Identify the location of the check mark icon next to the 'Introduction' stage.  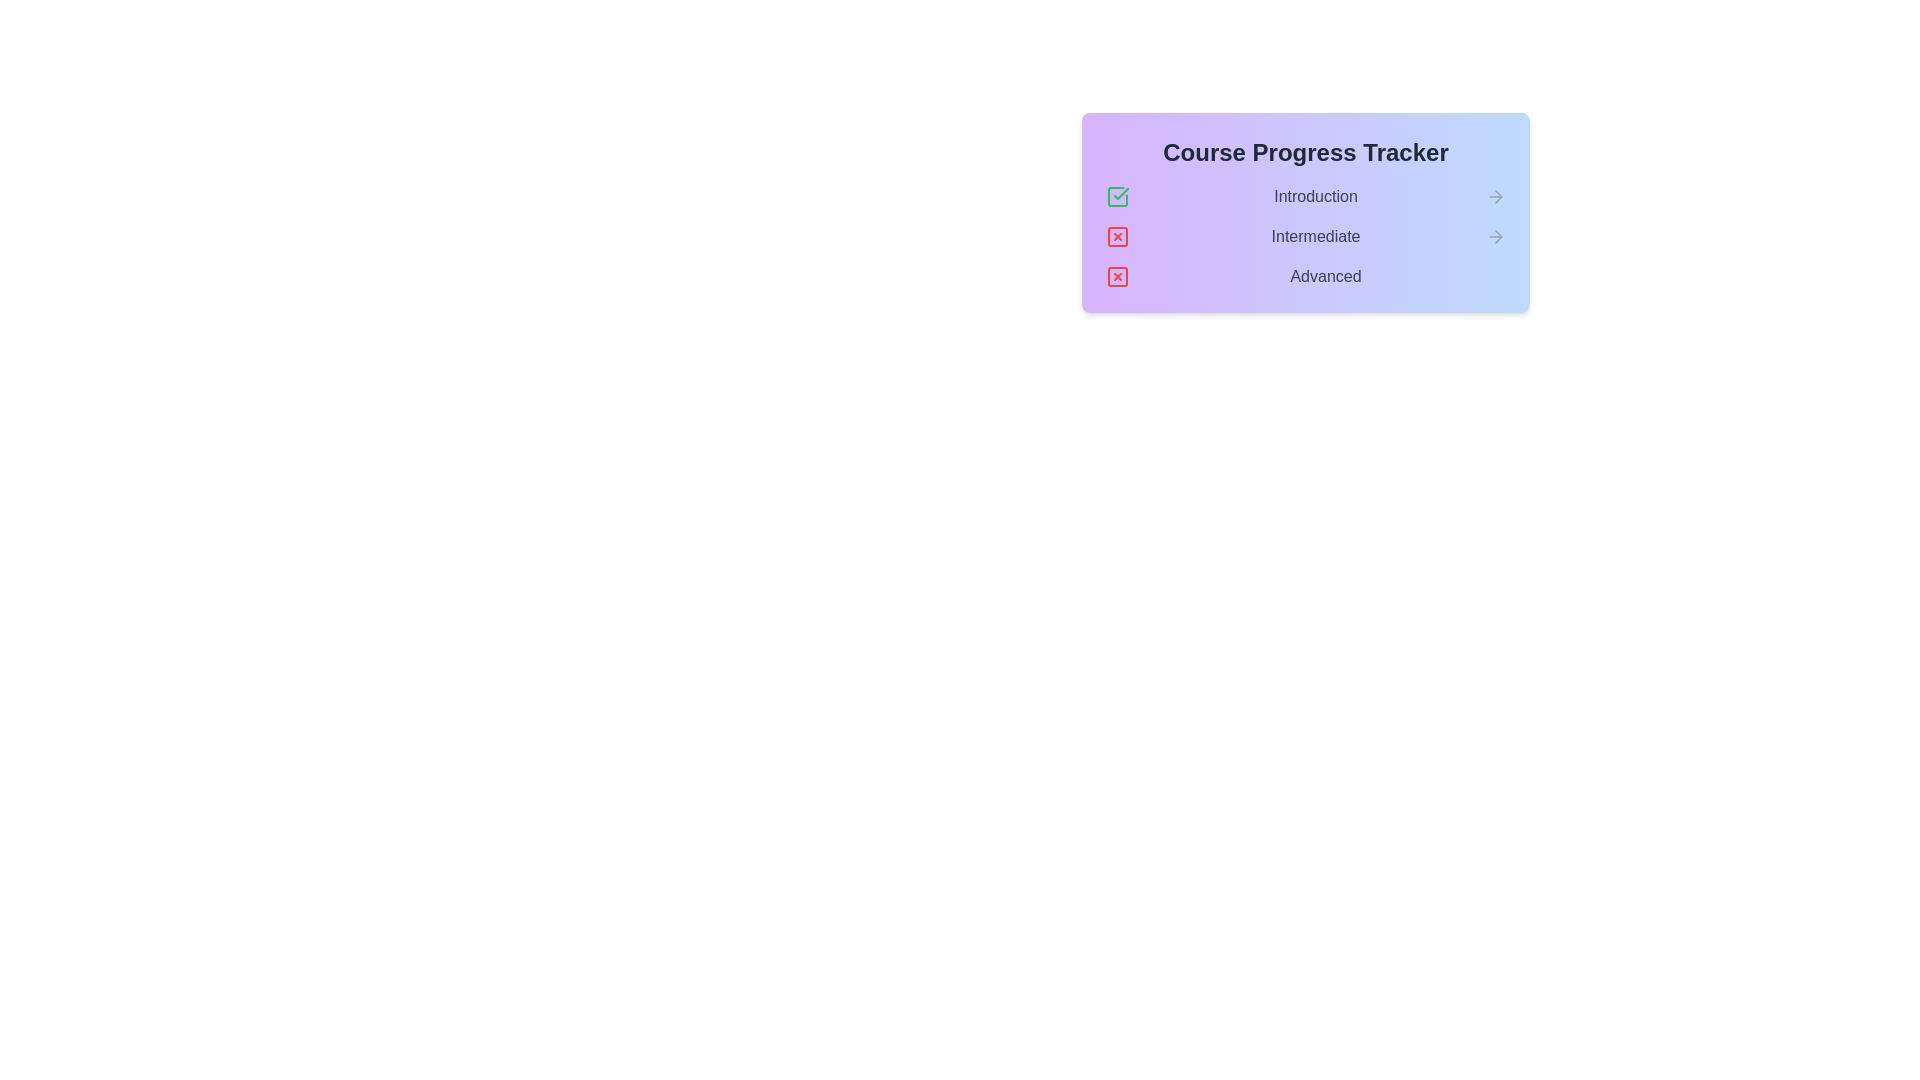
(1117, 196).